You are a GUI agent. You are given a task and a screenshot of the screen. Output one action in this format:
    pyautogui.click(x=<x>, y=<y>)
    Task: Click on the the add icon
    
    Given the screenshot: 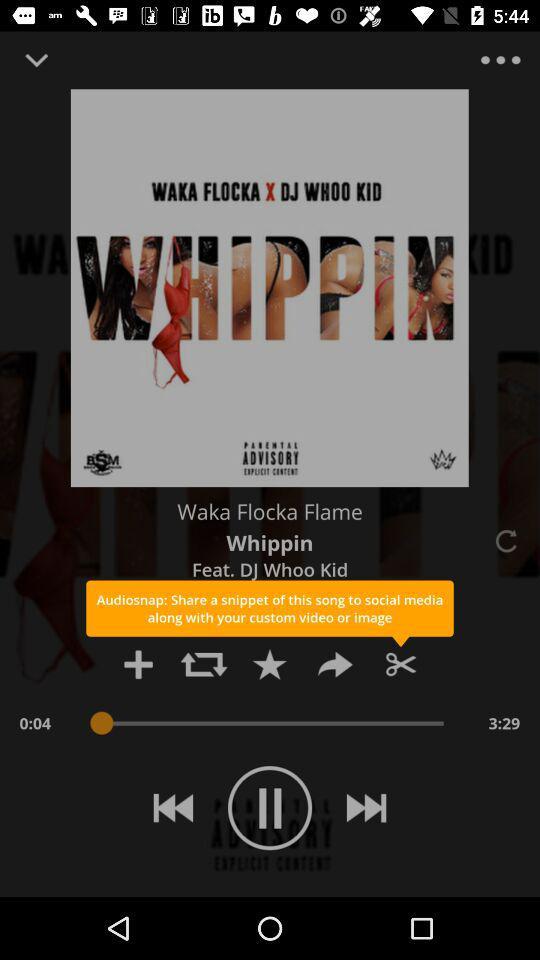 What is the action you would take?
    pyautogui.click(x=137, y=664)
    